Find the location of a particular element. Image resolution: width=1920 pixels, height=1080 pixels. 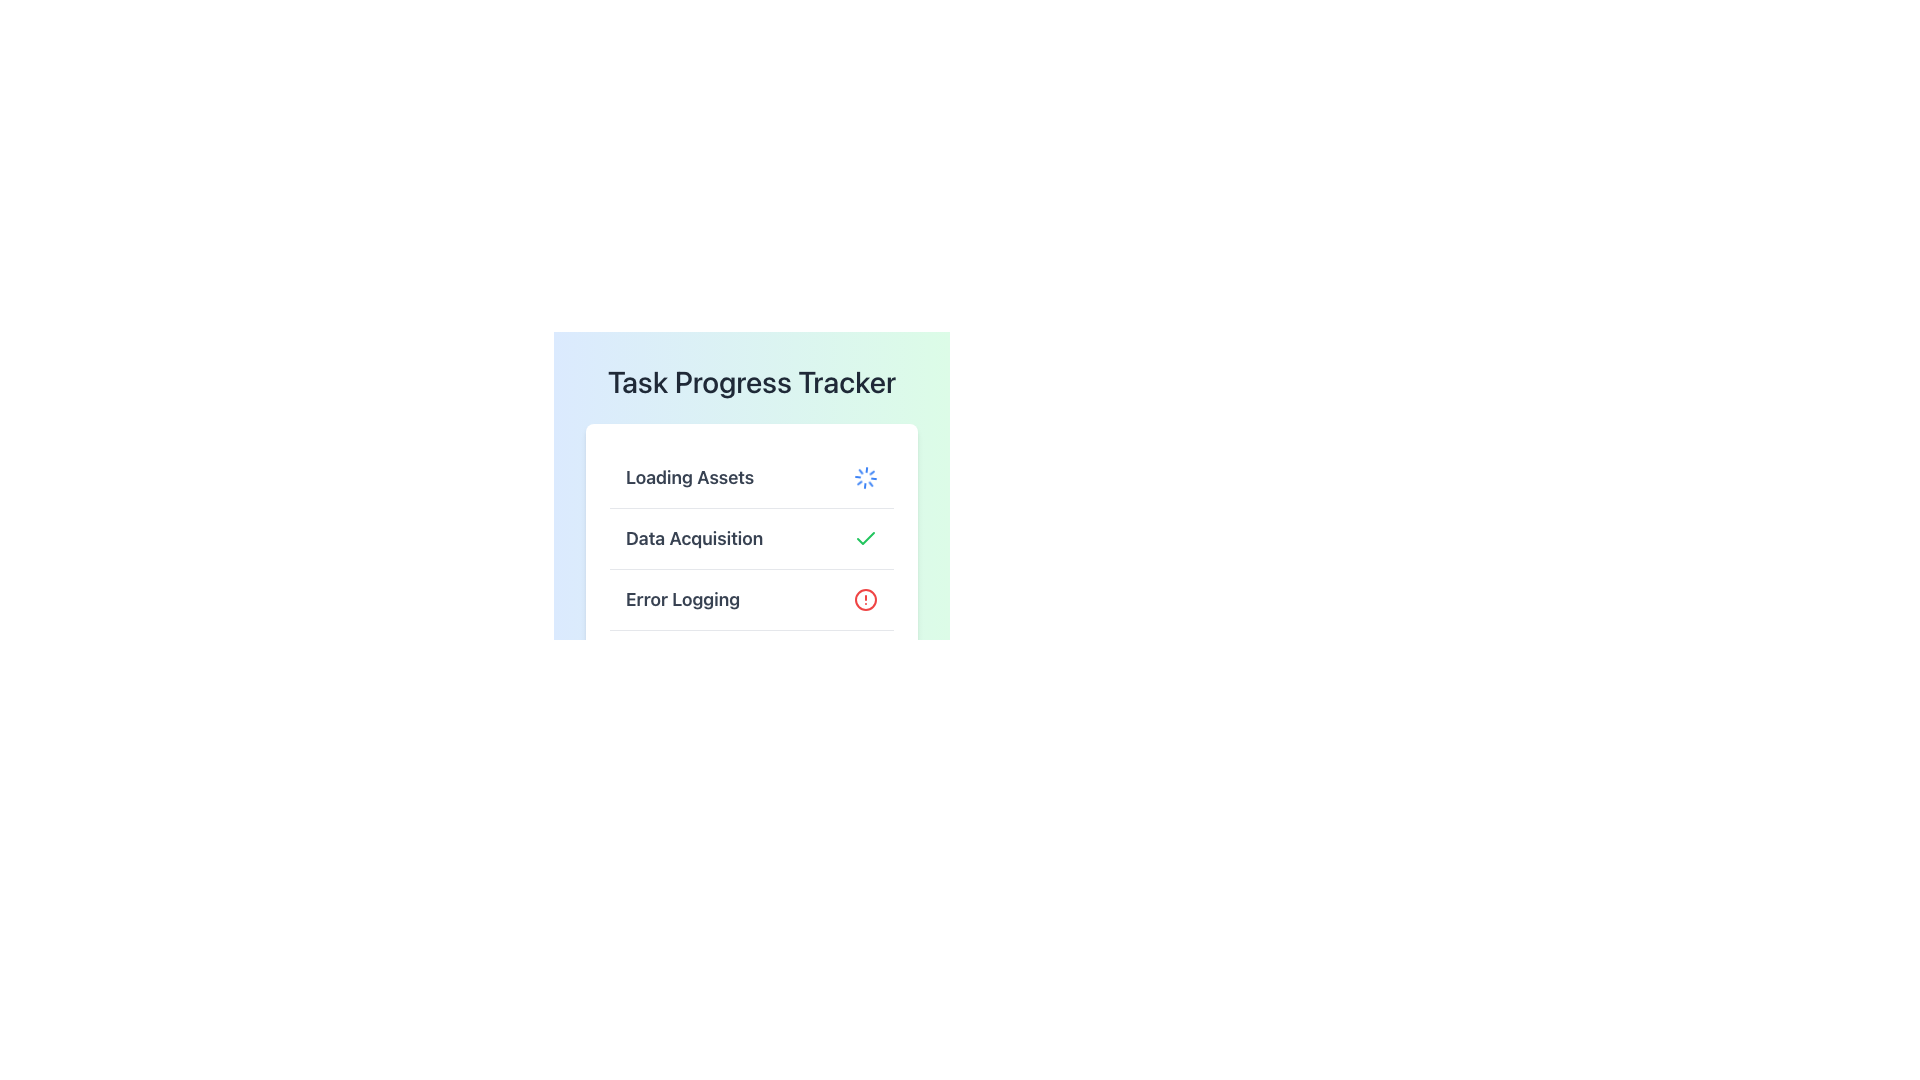

the state of the second status icon indicating successful completion of the 'Data Acquisition' task in the 'Task Progress Tracker' interface is located at coordinates (865, 537).